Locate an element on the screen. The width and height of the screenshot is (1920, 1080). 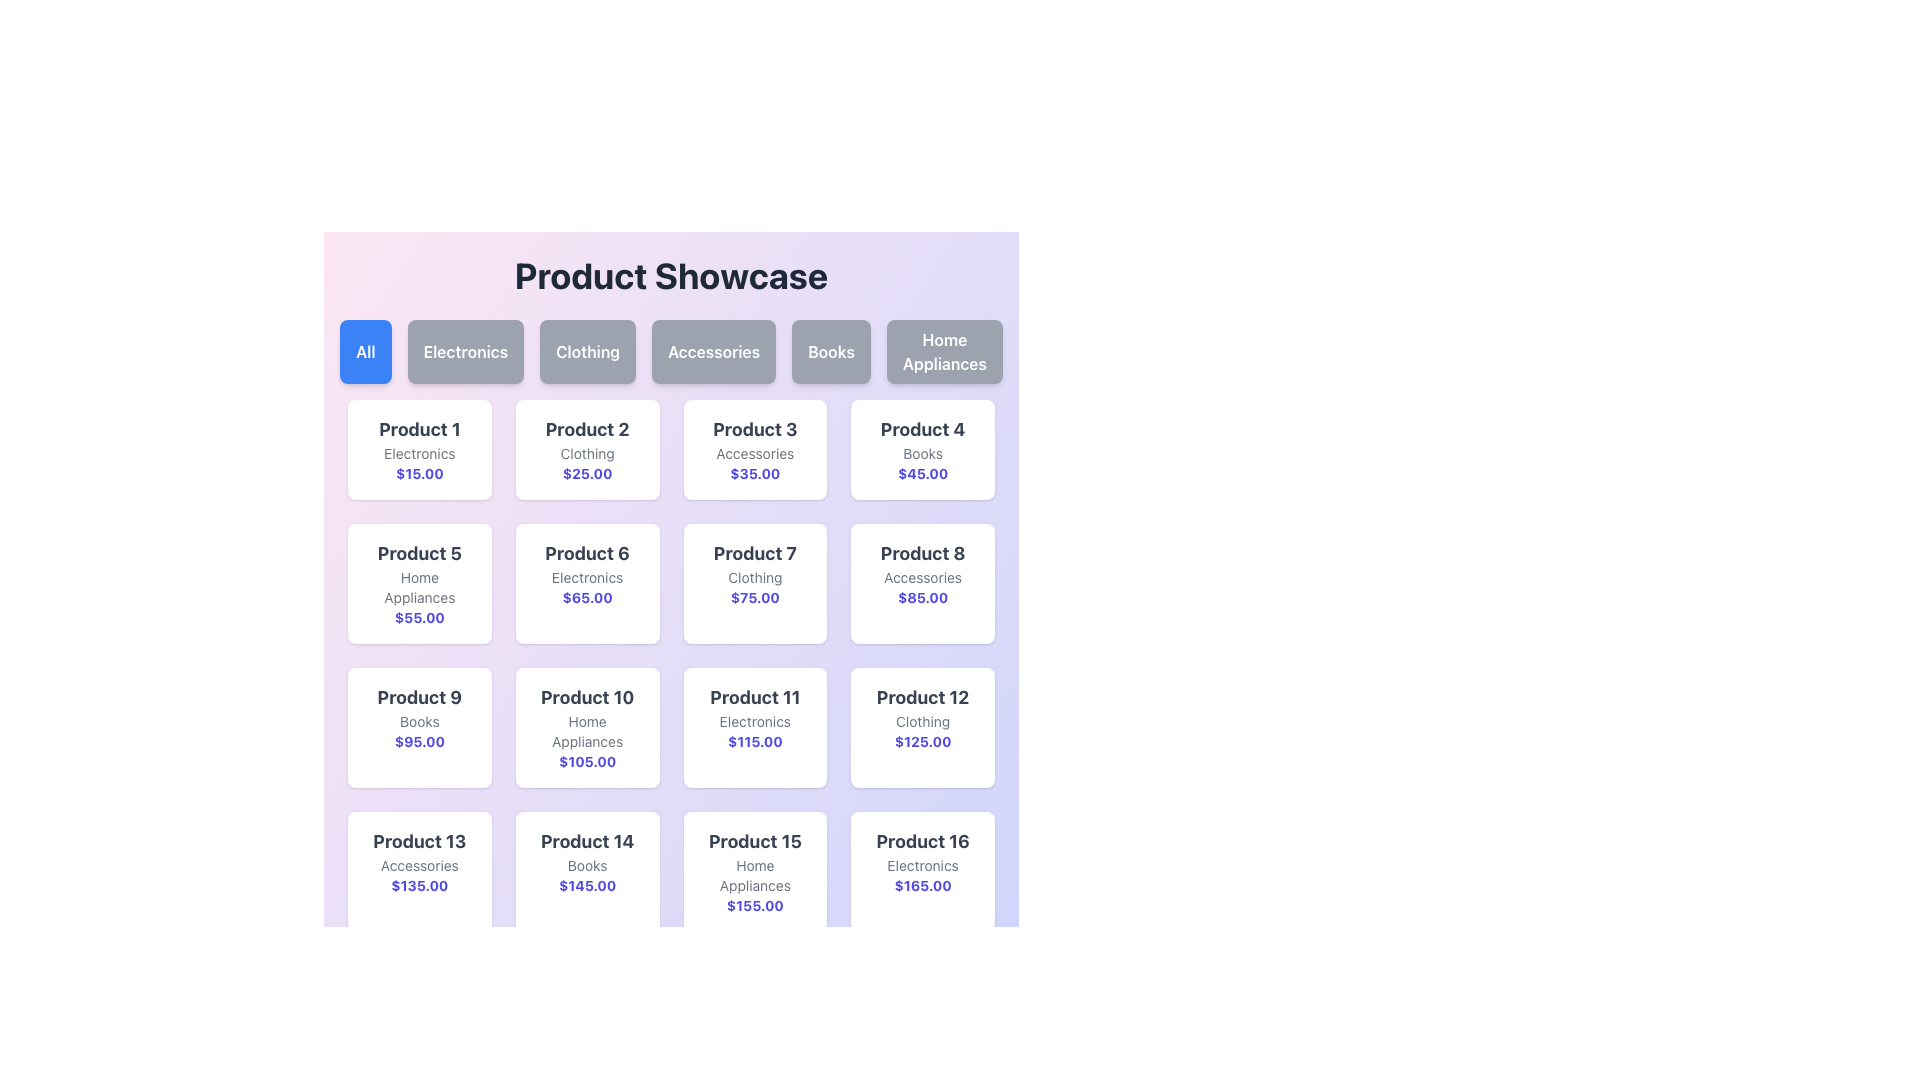
the 'Books' category selector button, which is the fifth button in a sequence of six buttons located under the title 'Product Showcase' is located at coordinates (831, 350).